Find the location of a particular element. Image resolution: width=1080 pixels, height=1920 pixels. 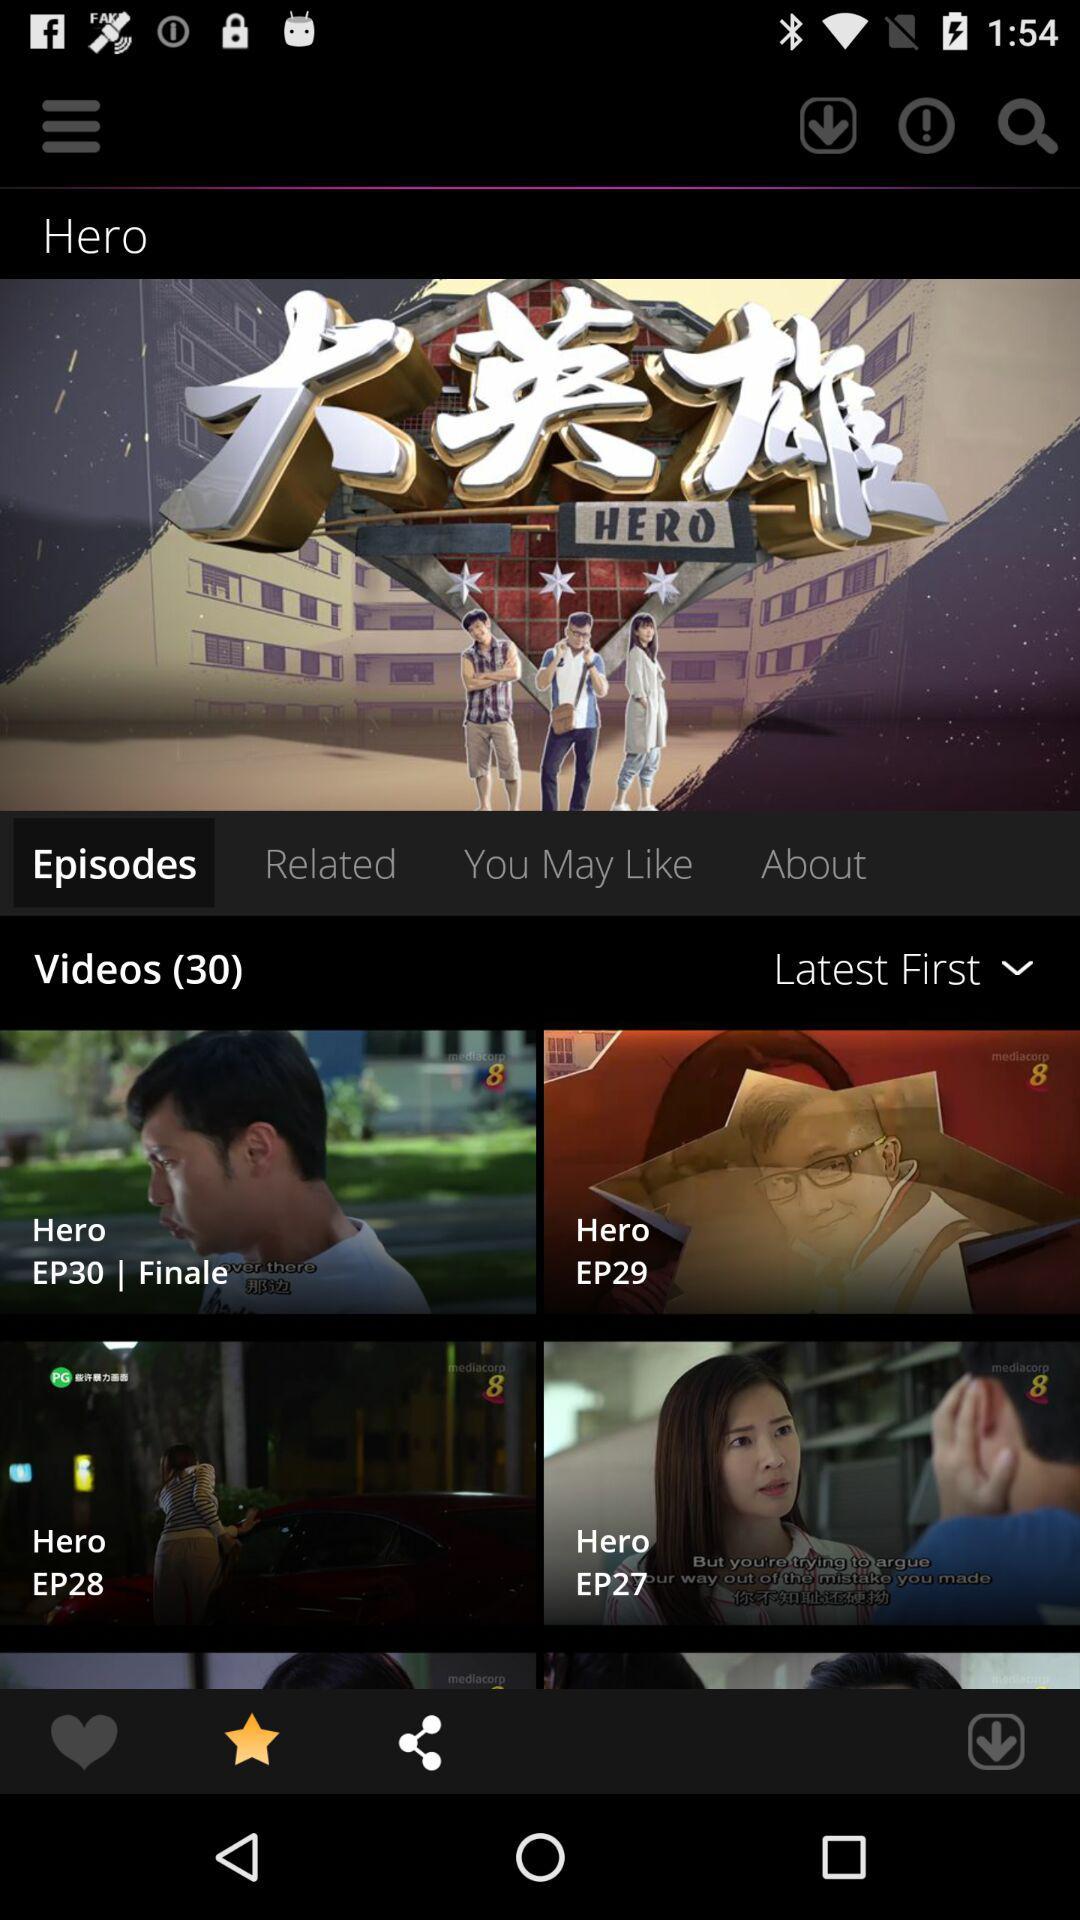

item at the bottom is located at coordinates (419, 1740).